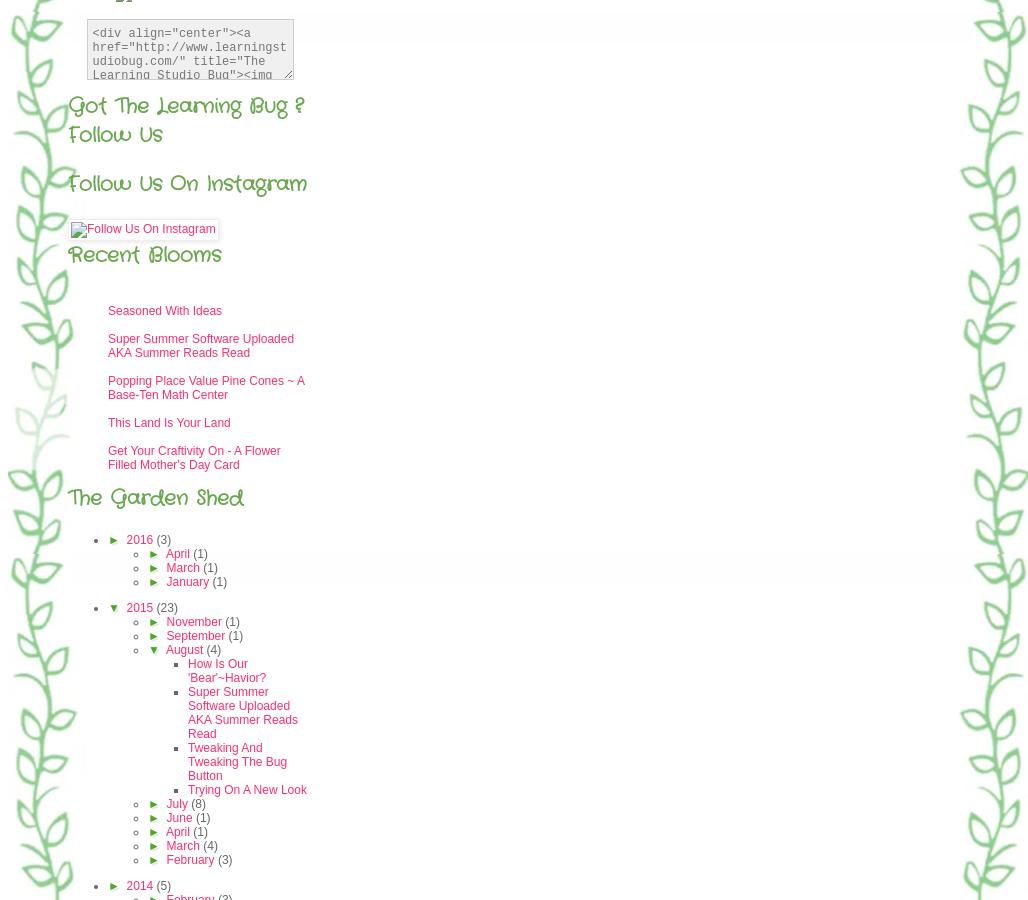 This screenshot has width=1028, height=900. What do you see at coordinates (164, 308) in the screenshot?
I see `'Seasoned With Ideas'` at bounding box center [164, 308].